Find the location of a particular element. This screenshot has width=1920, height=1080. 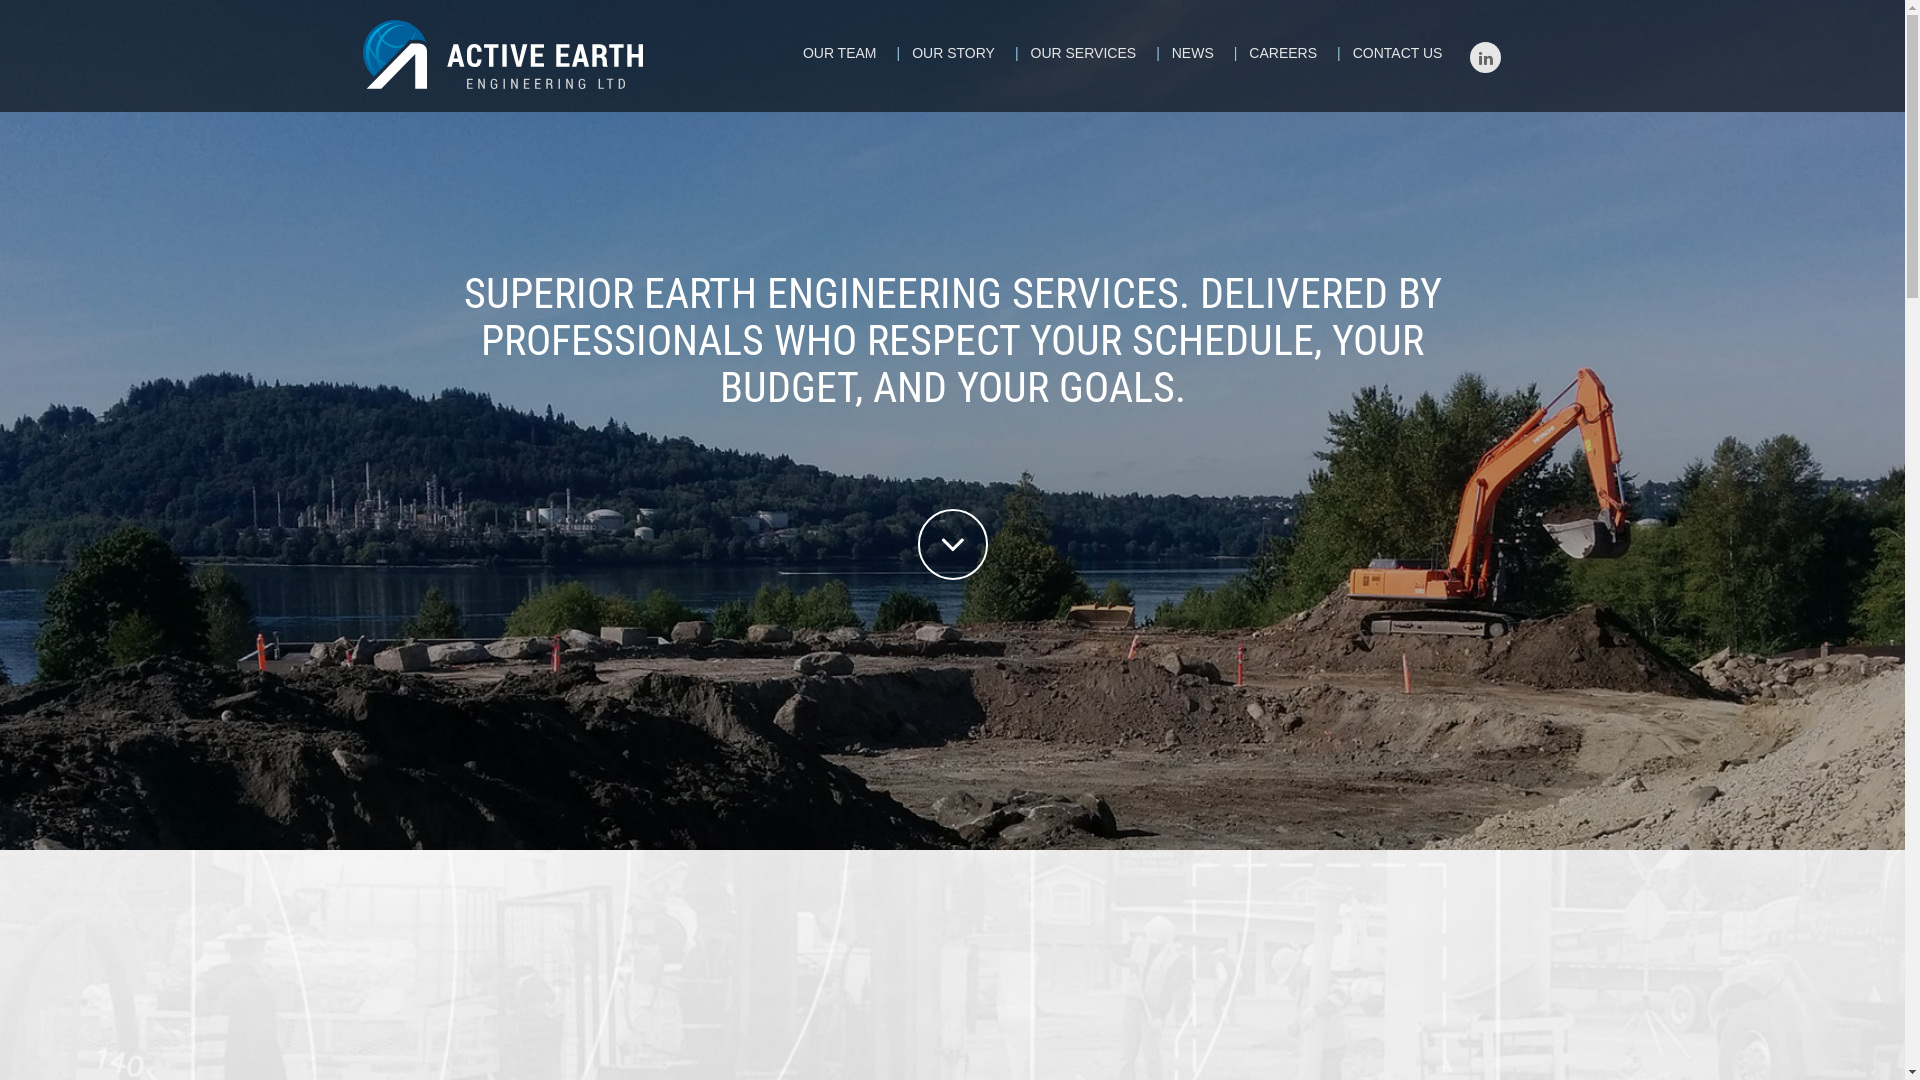

'CAREERS' is located at coordinates (1247, 57).